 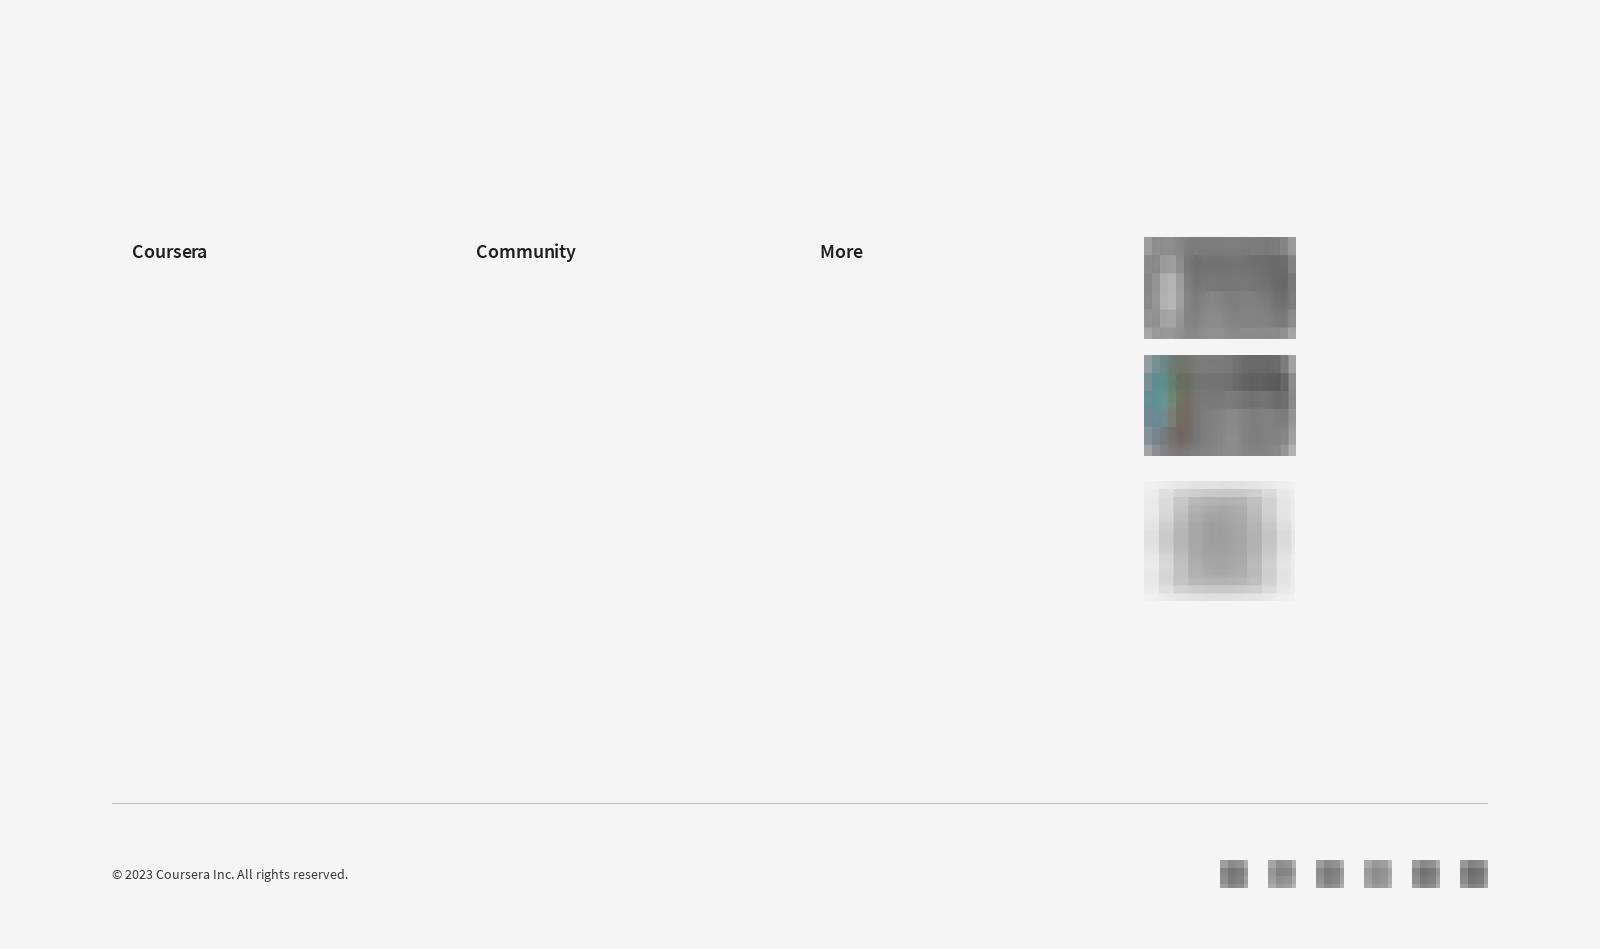 What do you see at coordinates (818, 435) in the screenshot?
I see `'Accessibility'` at bounding box center [818, 435].